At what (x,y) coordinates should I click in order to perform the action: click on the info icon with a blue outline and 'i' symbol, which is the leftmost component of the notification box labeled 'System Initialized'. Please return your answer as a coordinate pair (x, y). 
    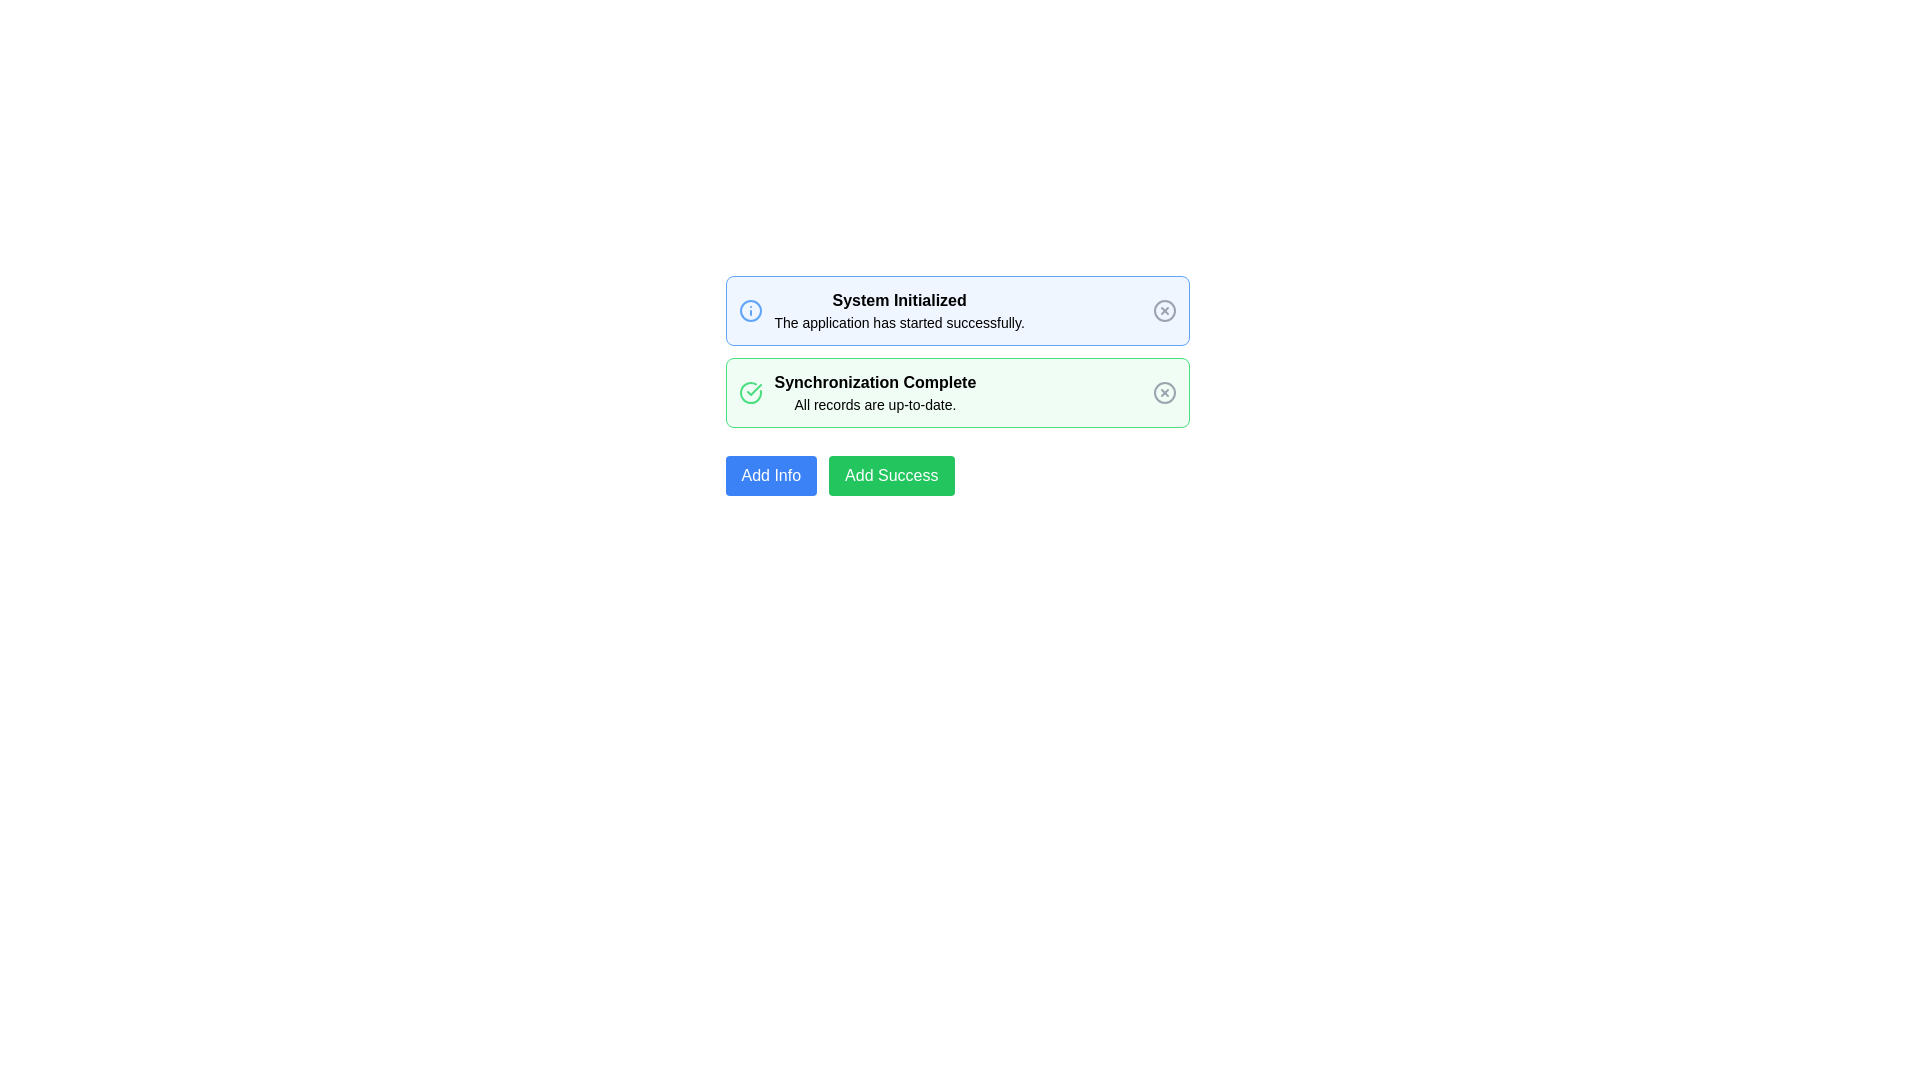
    Looking at the image, I should click on (749, 311).